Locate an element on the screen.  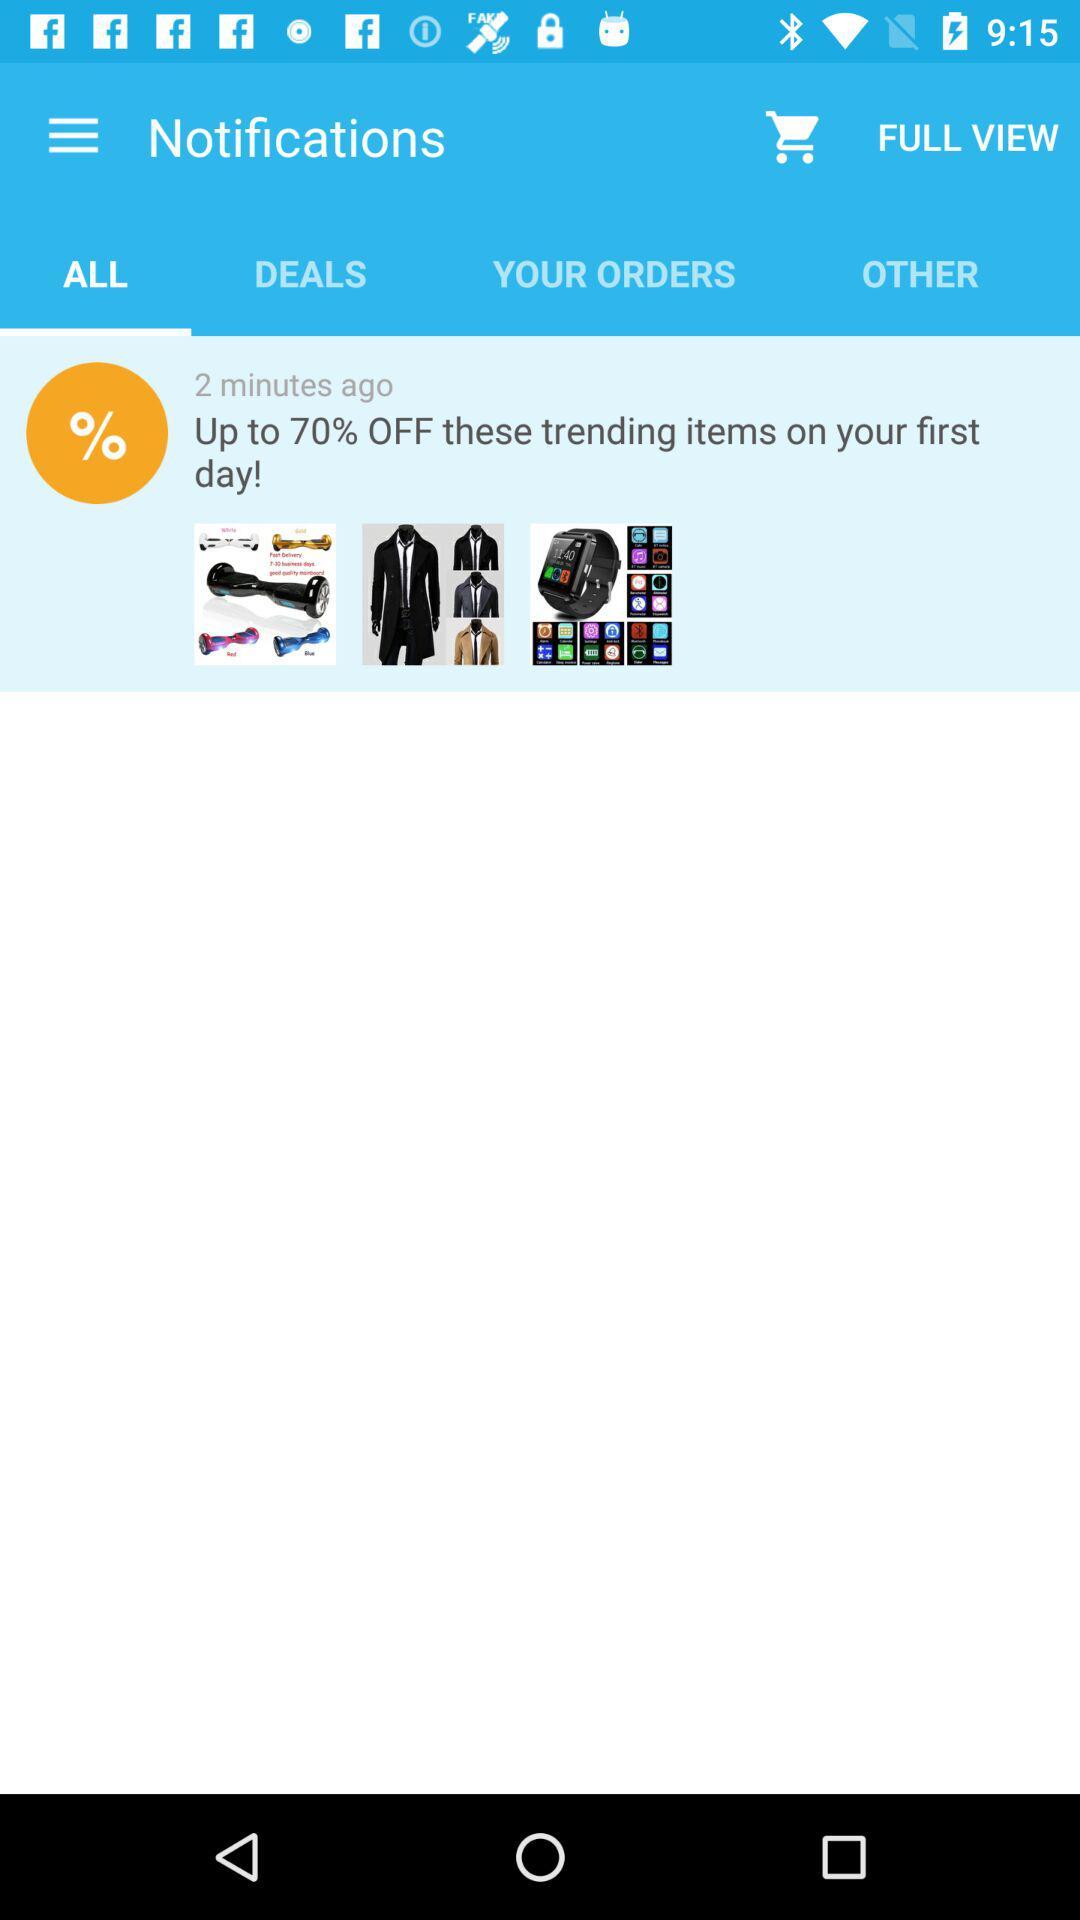
the icon above the other app is located at coordinates (967, 135).